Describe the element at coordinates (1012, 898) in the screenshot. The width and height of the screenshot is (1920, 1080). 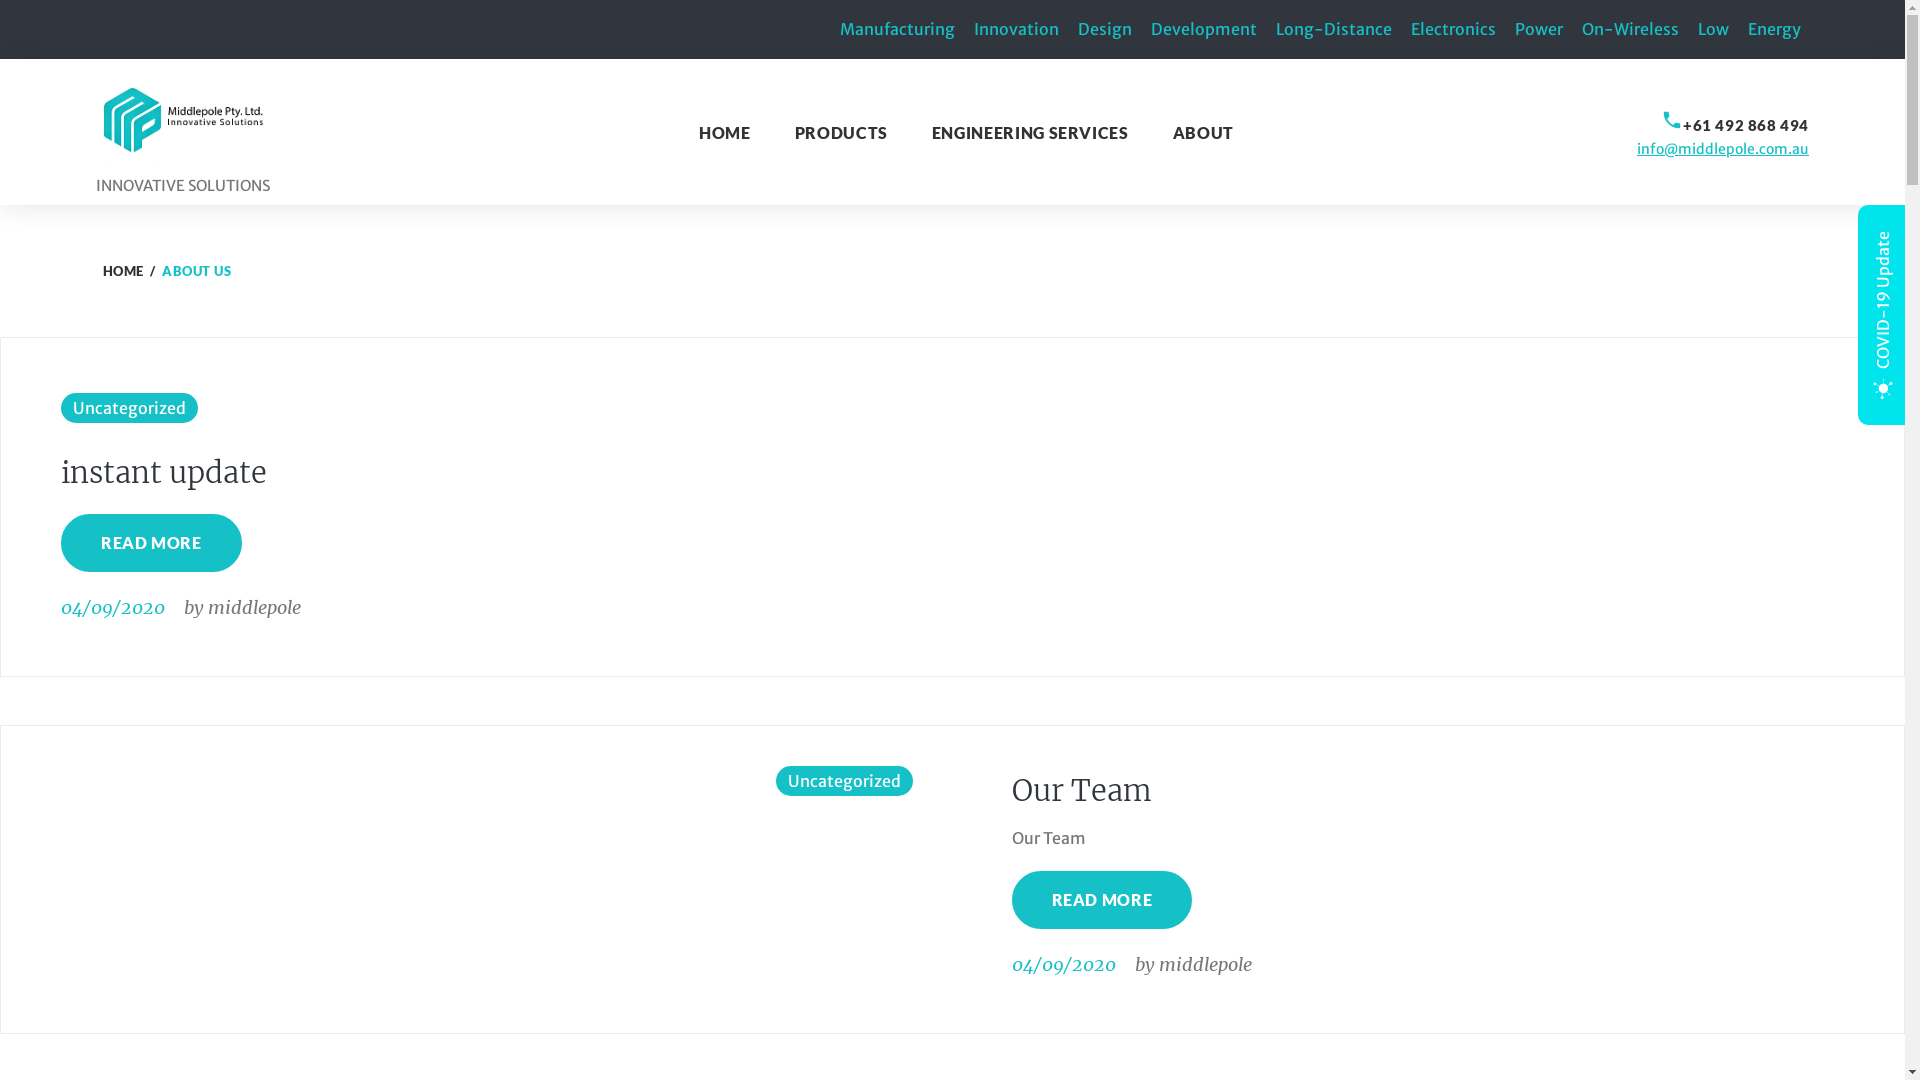
I see `'READ MORE'` at that location.